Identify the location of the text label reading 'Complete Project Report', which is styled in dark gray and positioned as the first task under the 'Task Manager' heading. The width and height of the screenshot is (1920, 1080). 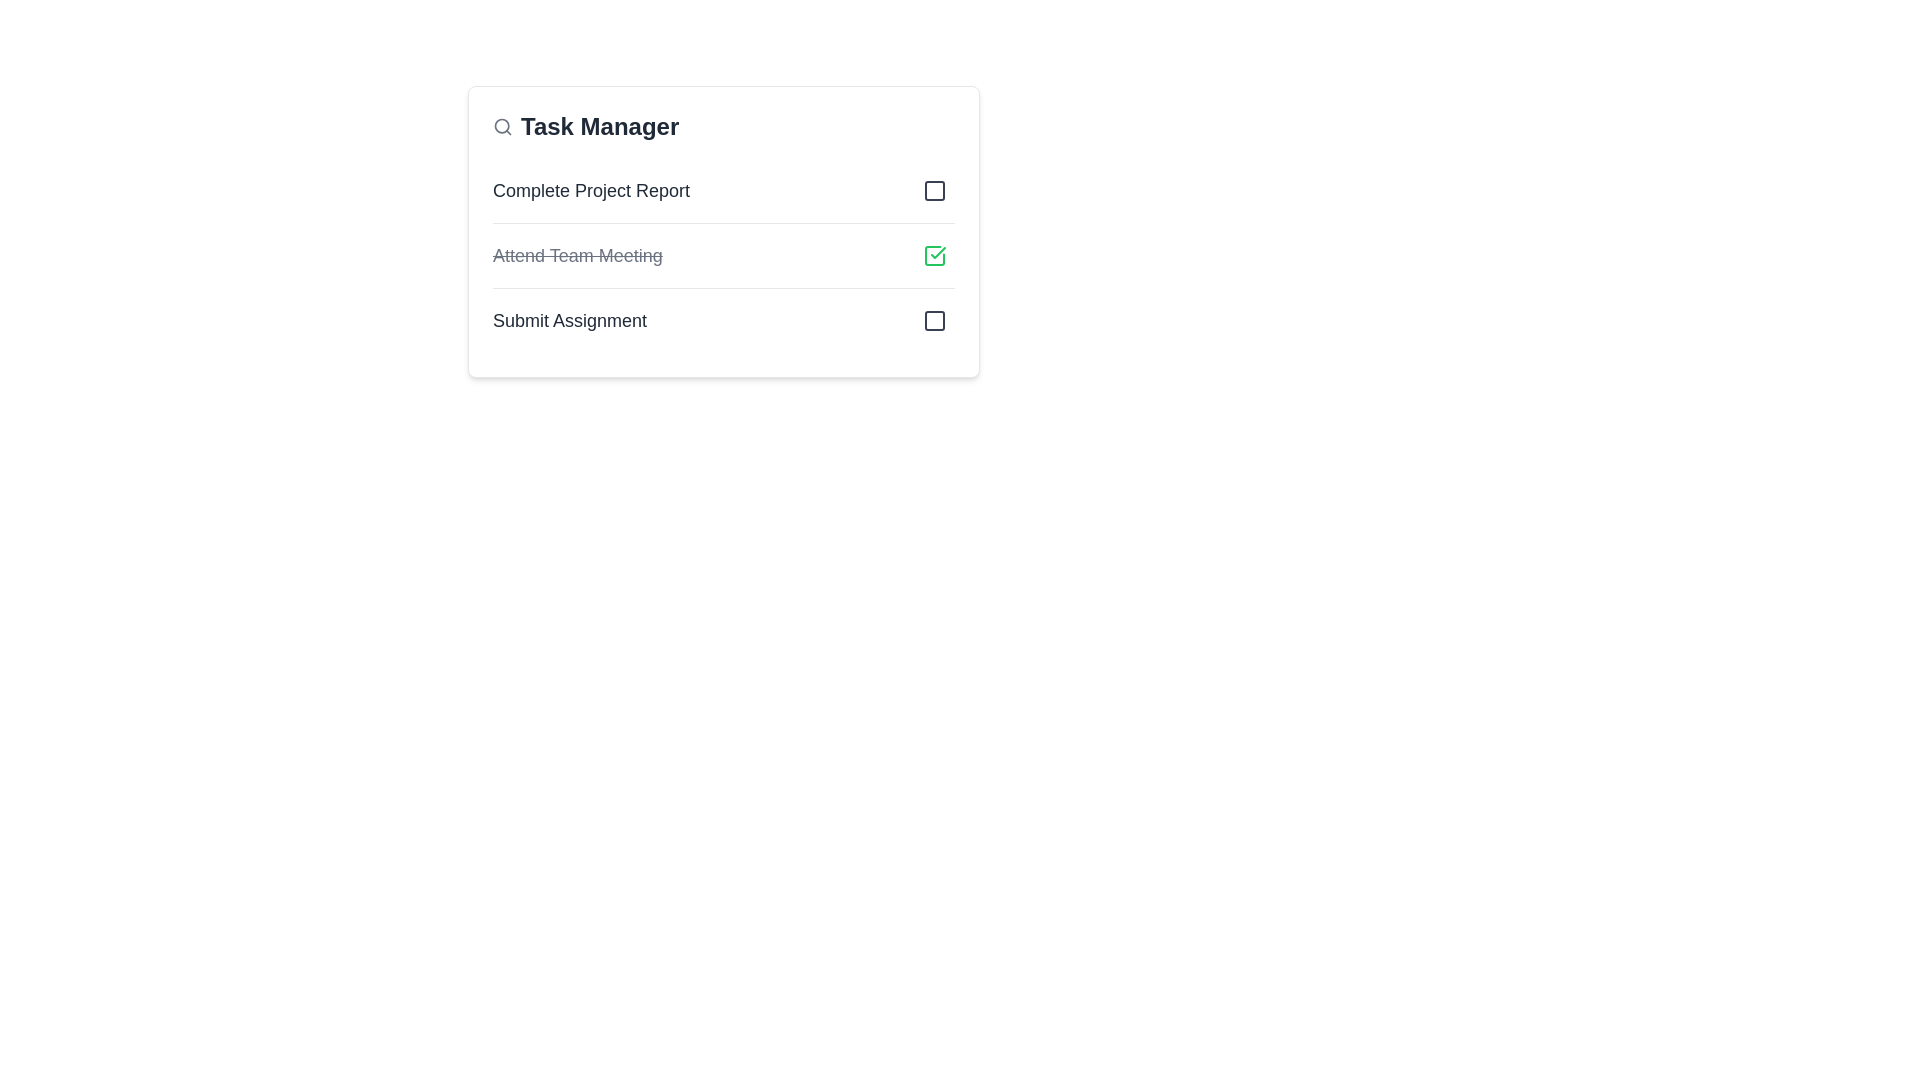
(590, 191).